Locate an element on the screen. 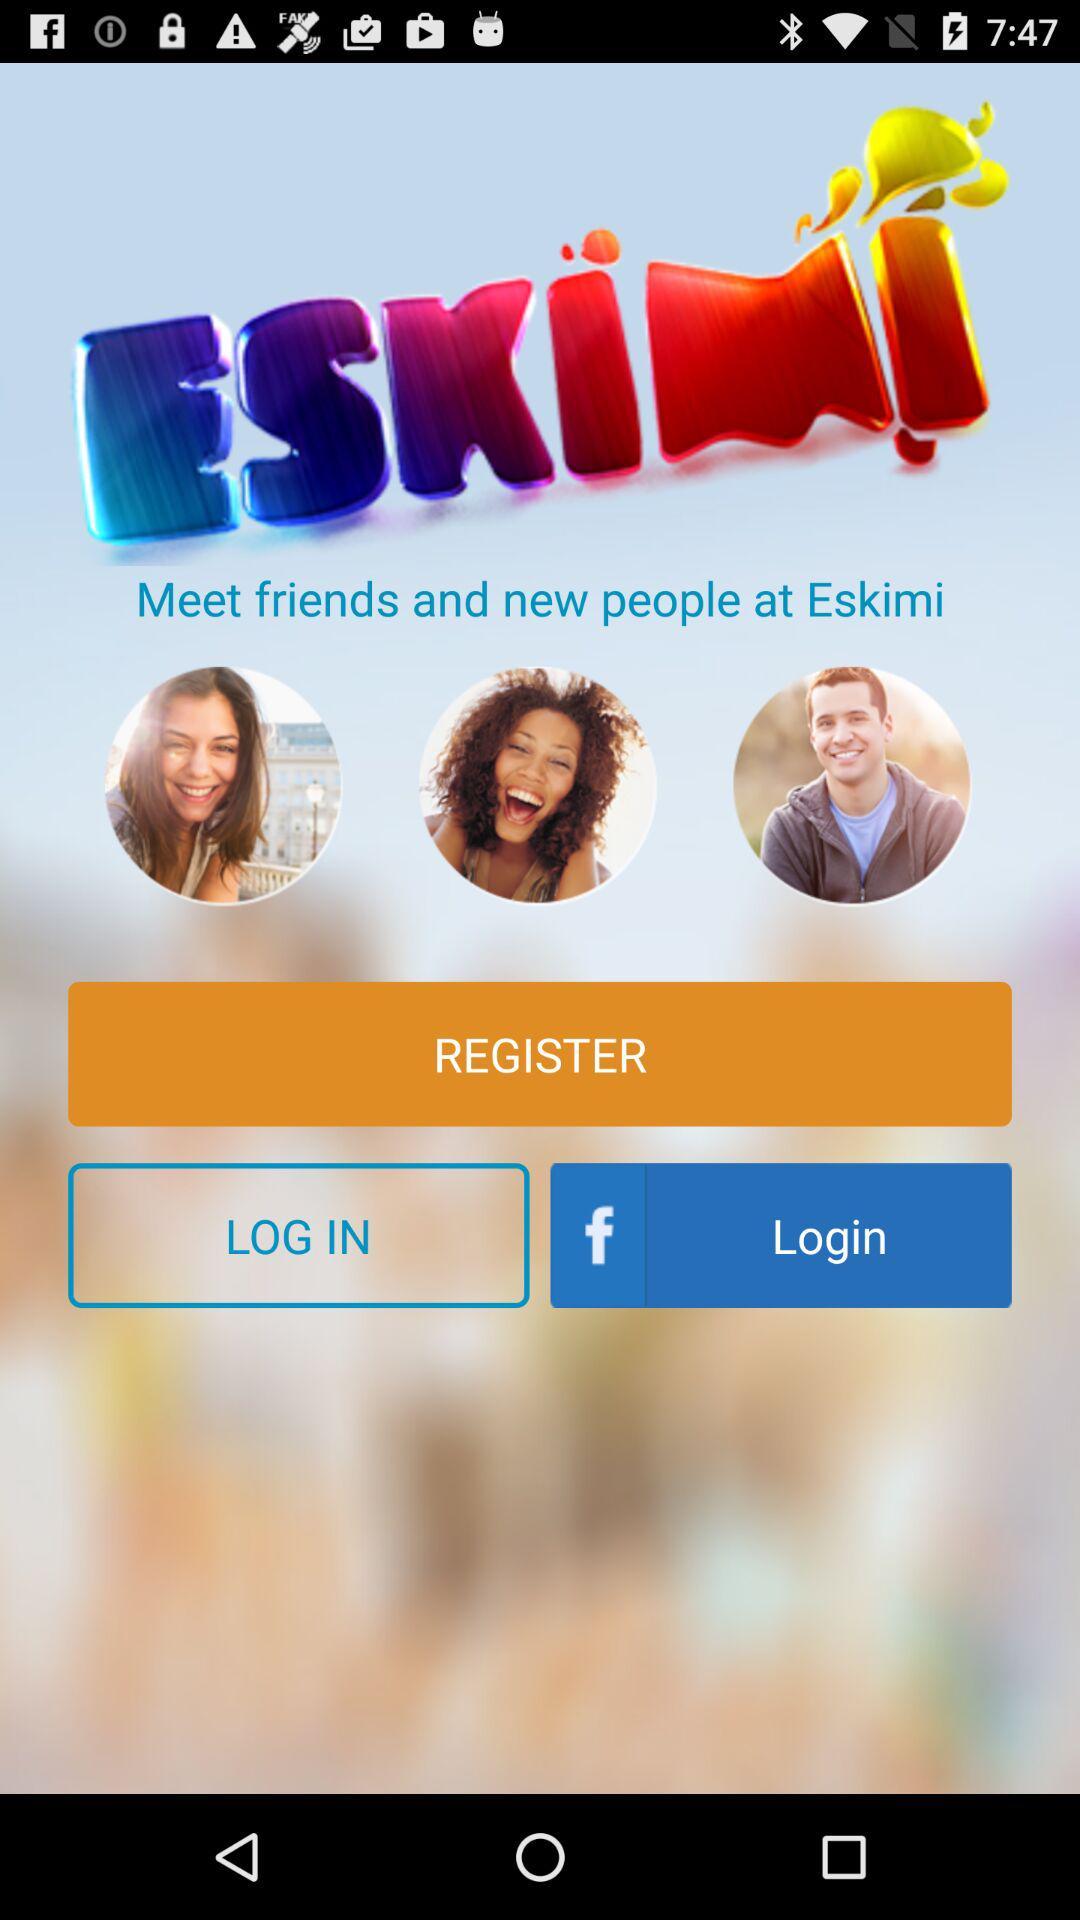  the icon next to the log in button is located at coordinates (780, 1234).